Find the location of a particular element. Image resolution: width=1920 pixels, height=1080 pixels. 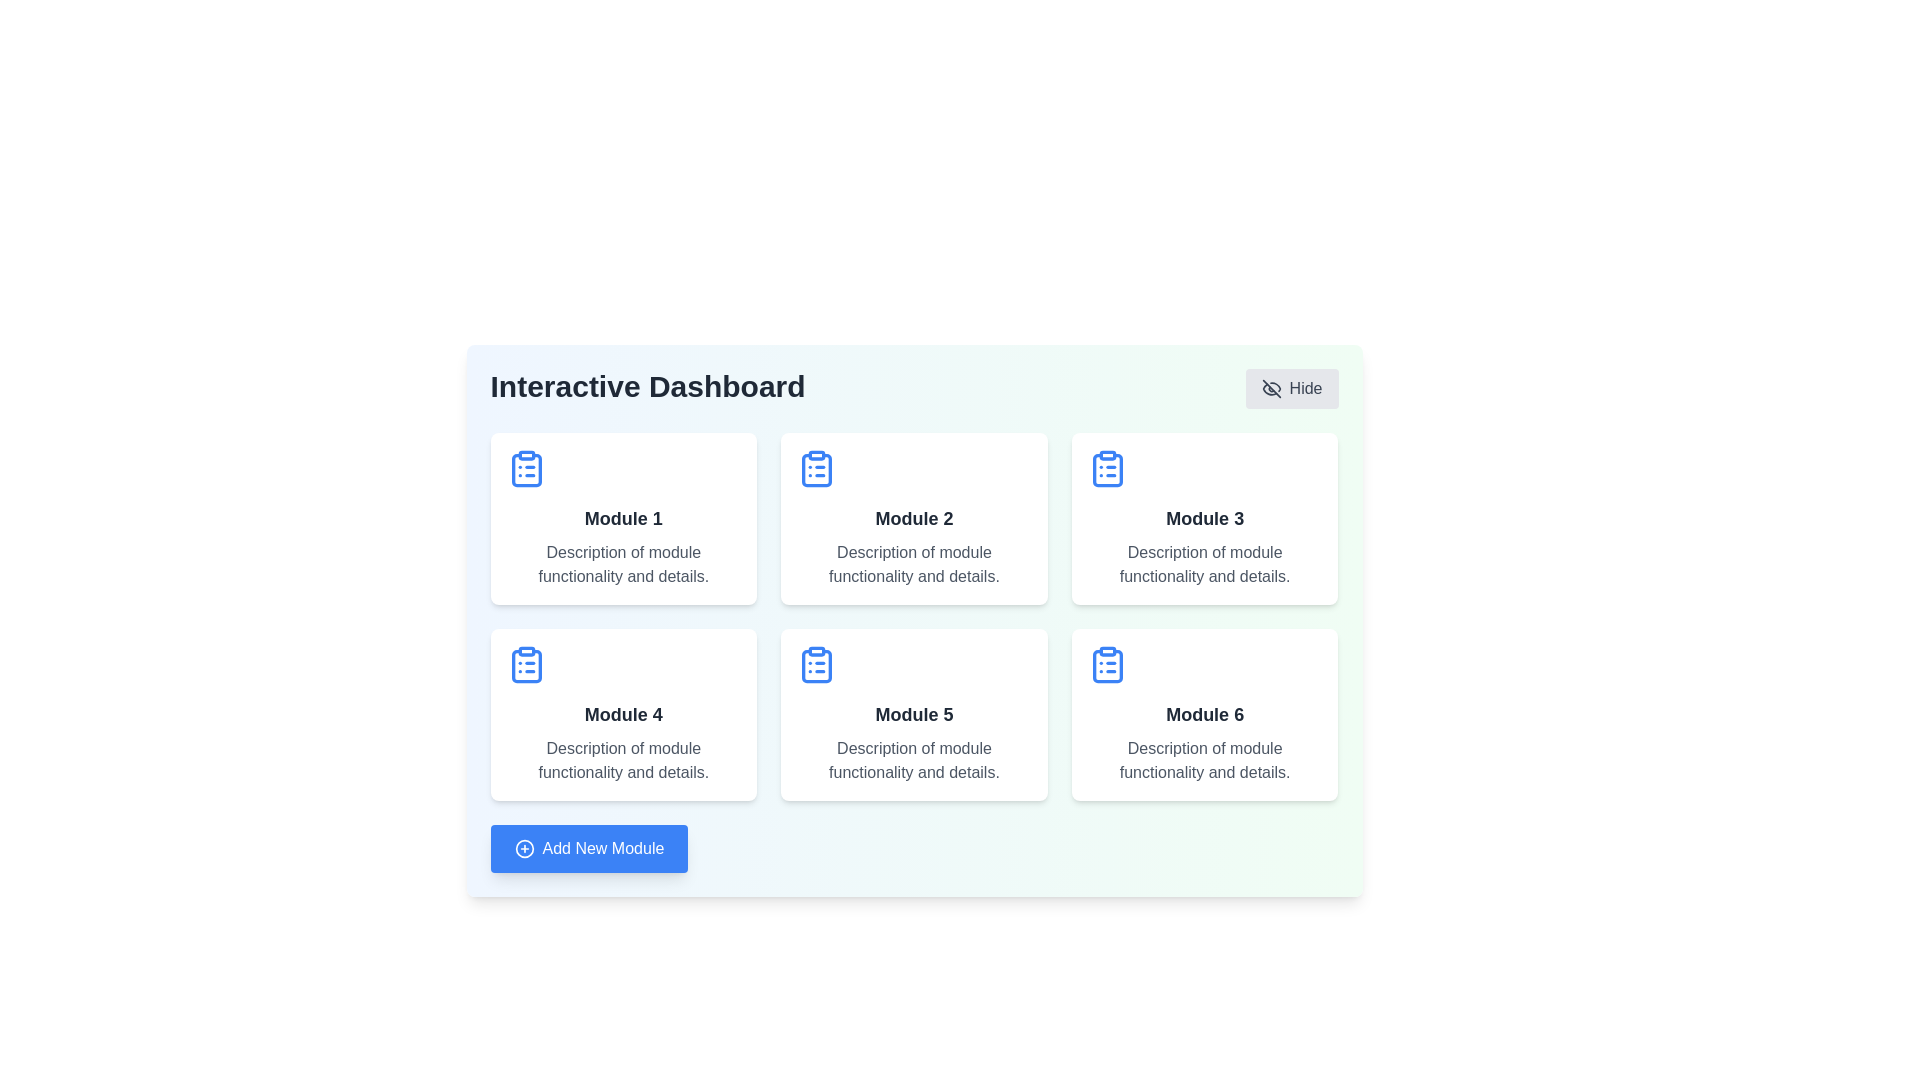

the circular outline icon with a centered cross located within the 'Add New Module' button at the bottom-left of the grid layout is located at coordinates (524, 848).